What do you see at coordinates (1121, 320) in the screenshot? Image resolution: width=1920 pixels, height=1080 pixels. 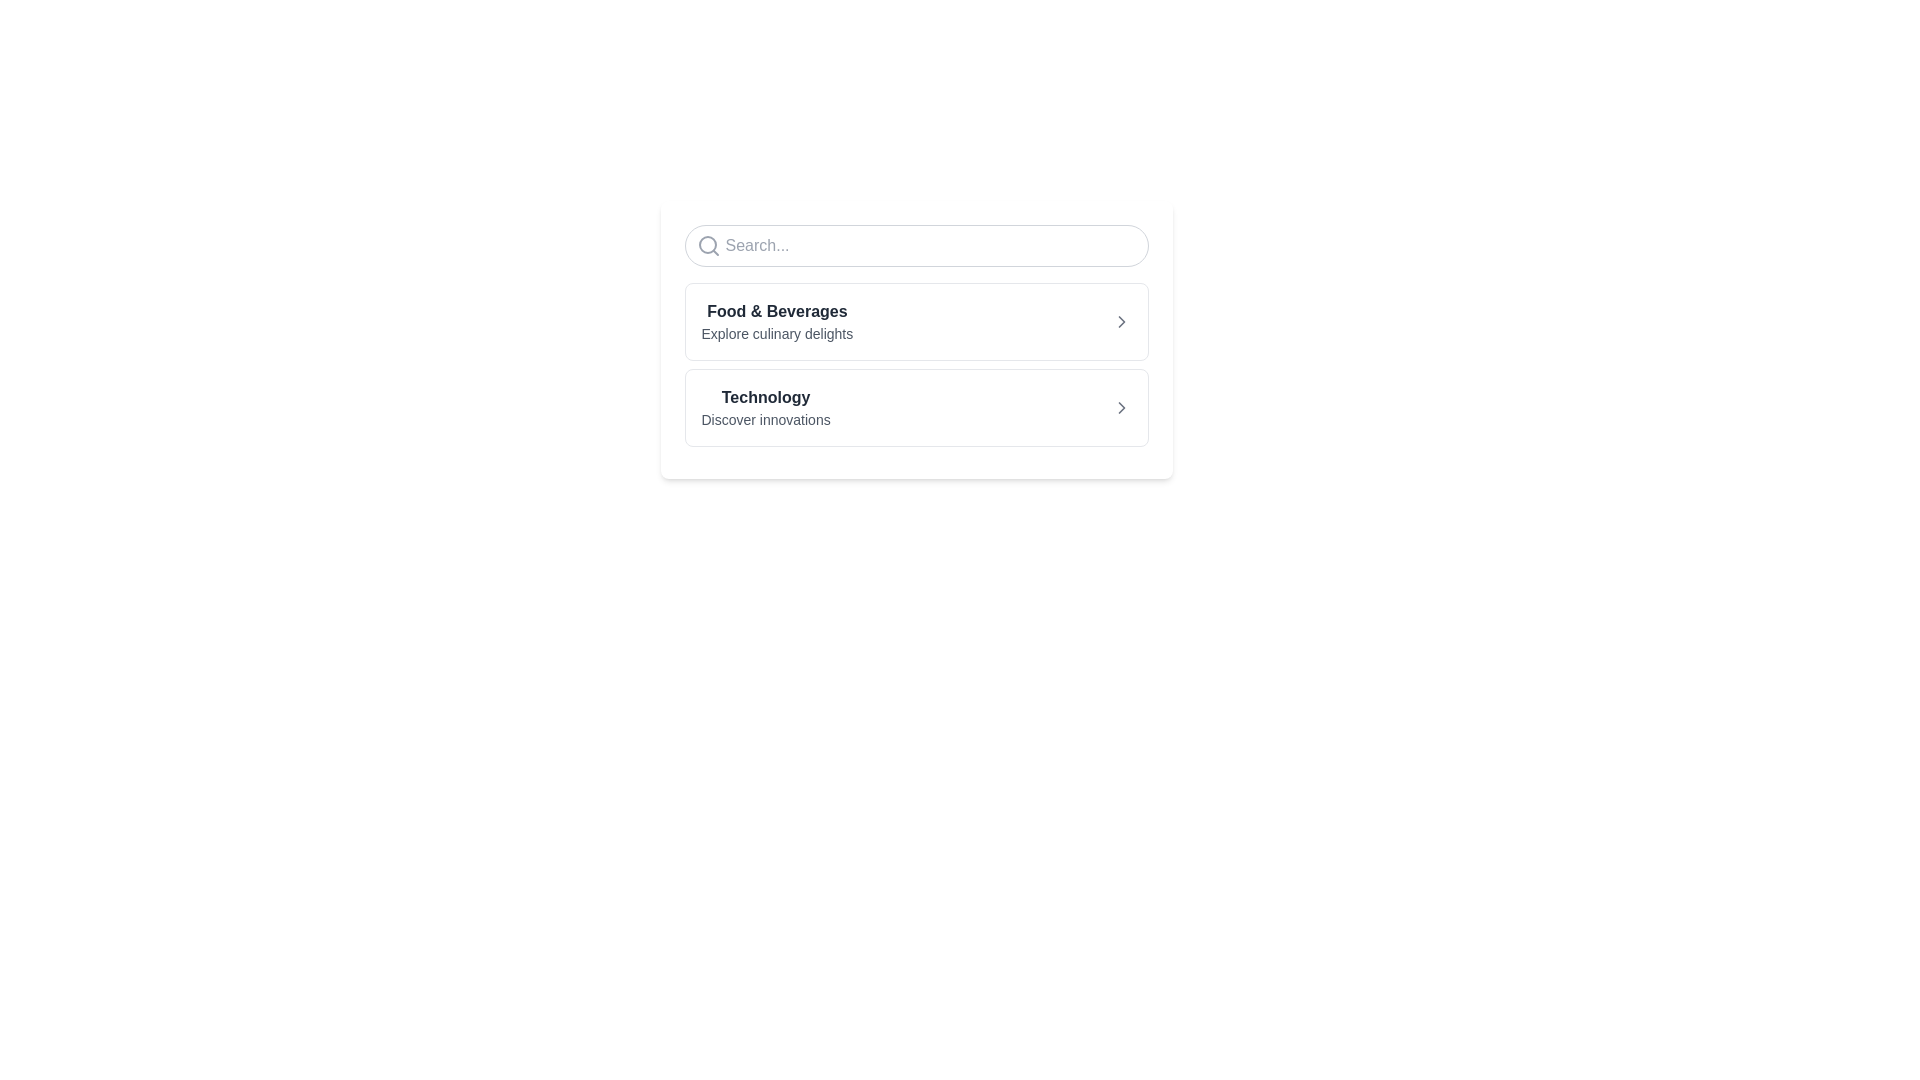 I see `the navigational indicator icon located to the far right of the 'Food & Beverages' list item` at bounding box center [1121, 320].